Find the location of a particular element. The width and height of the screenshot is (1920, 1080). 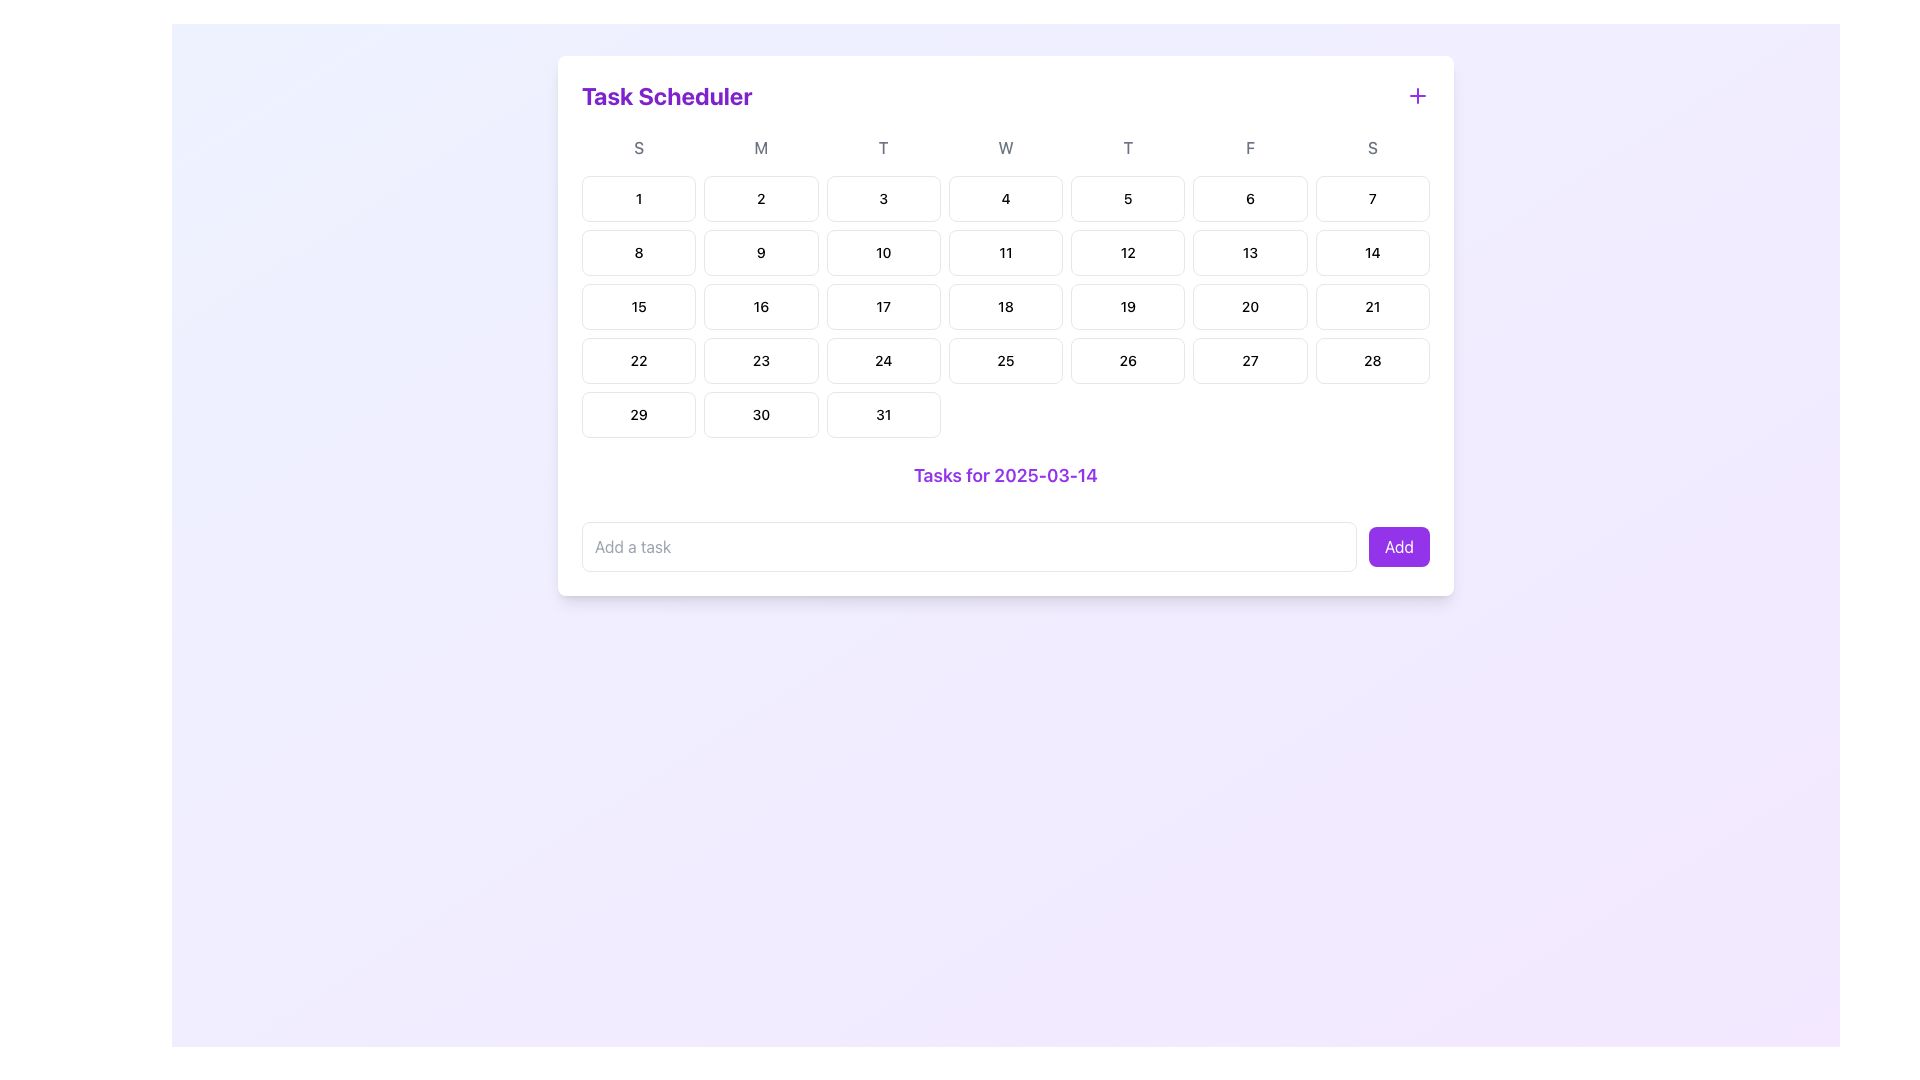

the text header that reads 'Tasks for 2025-03-14', which is displayed in a bold and large purple font, positioned beneath a calendar widget and above an input field is located at coordinates (1006, 475).